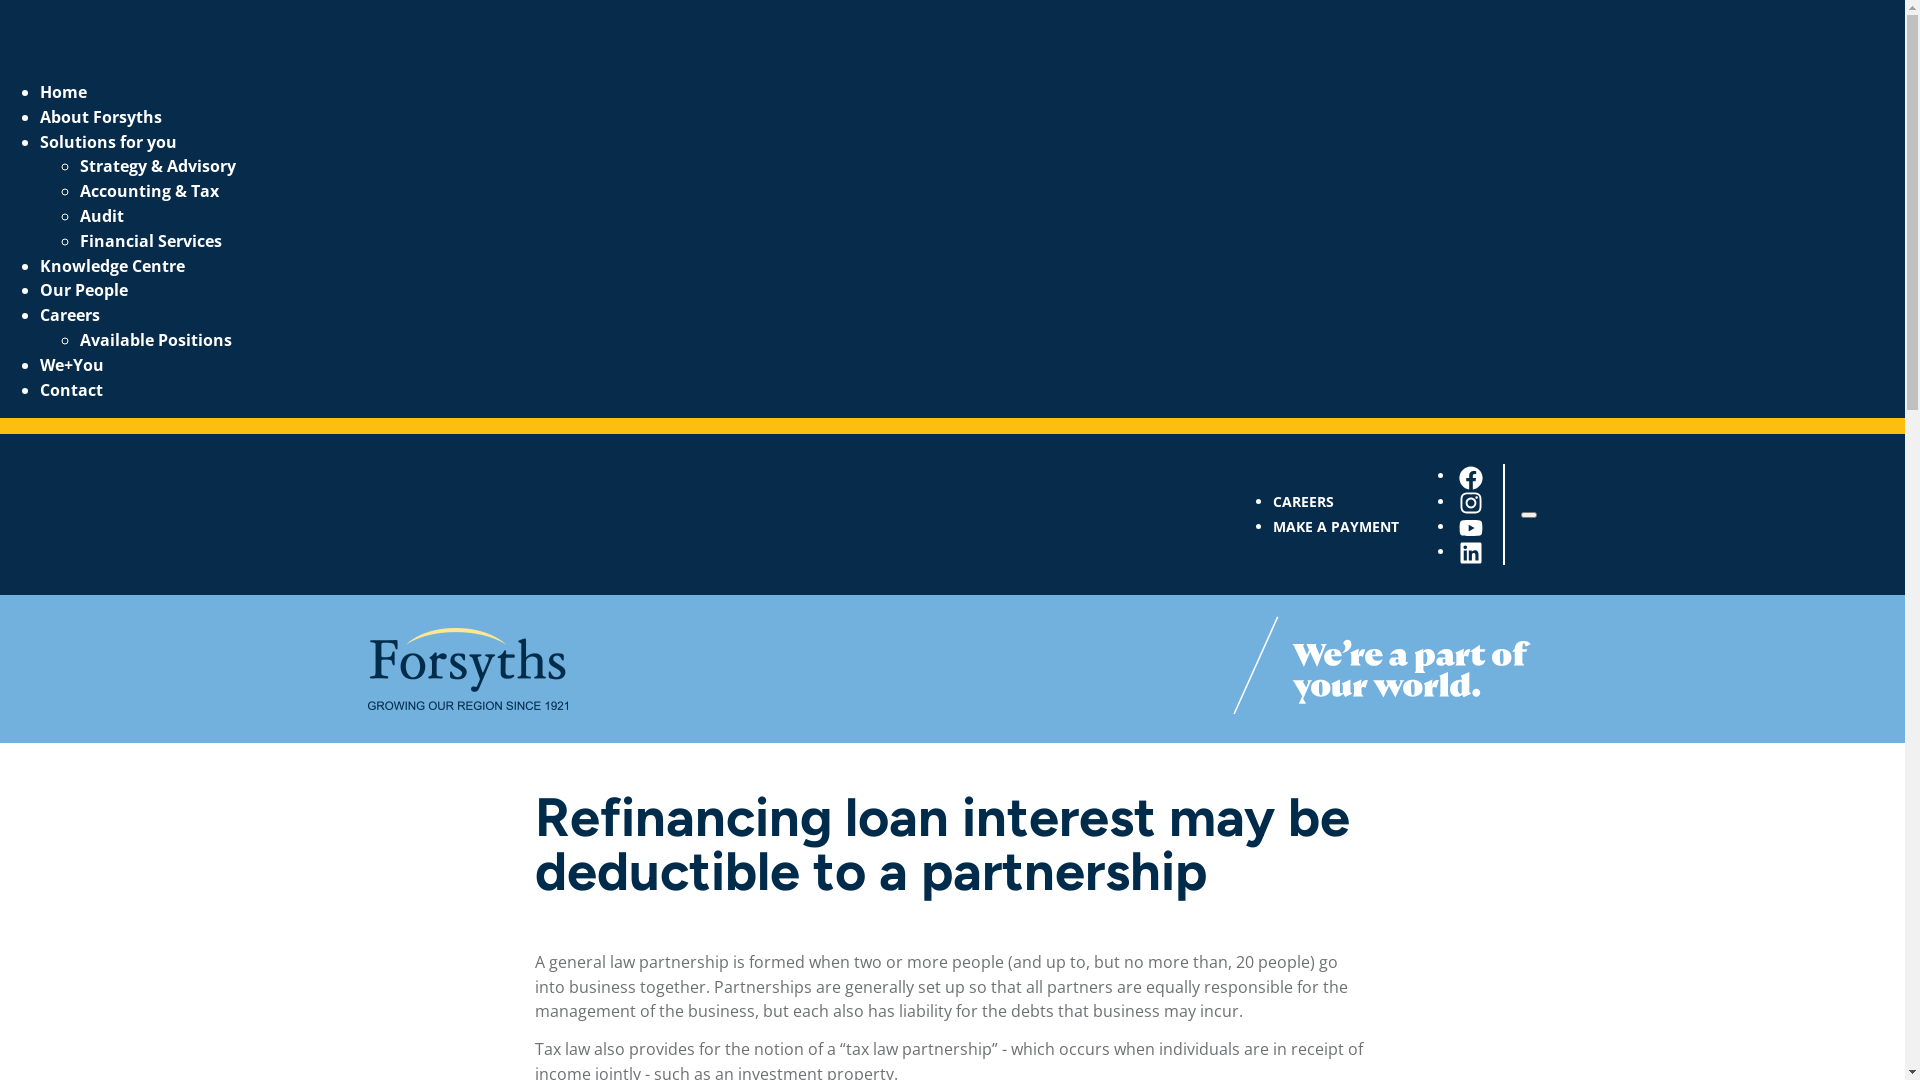 The width and height of the screenshot is (1920, 1080). Describe the element at coordinates (149, 239) in the screenshot. I see `'Financial Services'` at that location.